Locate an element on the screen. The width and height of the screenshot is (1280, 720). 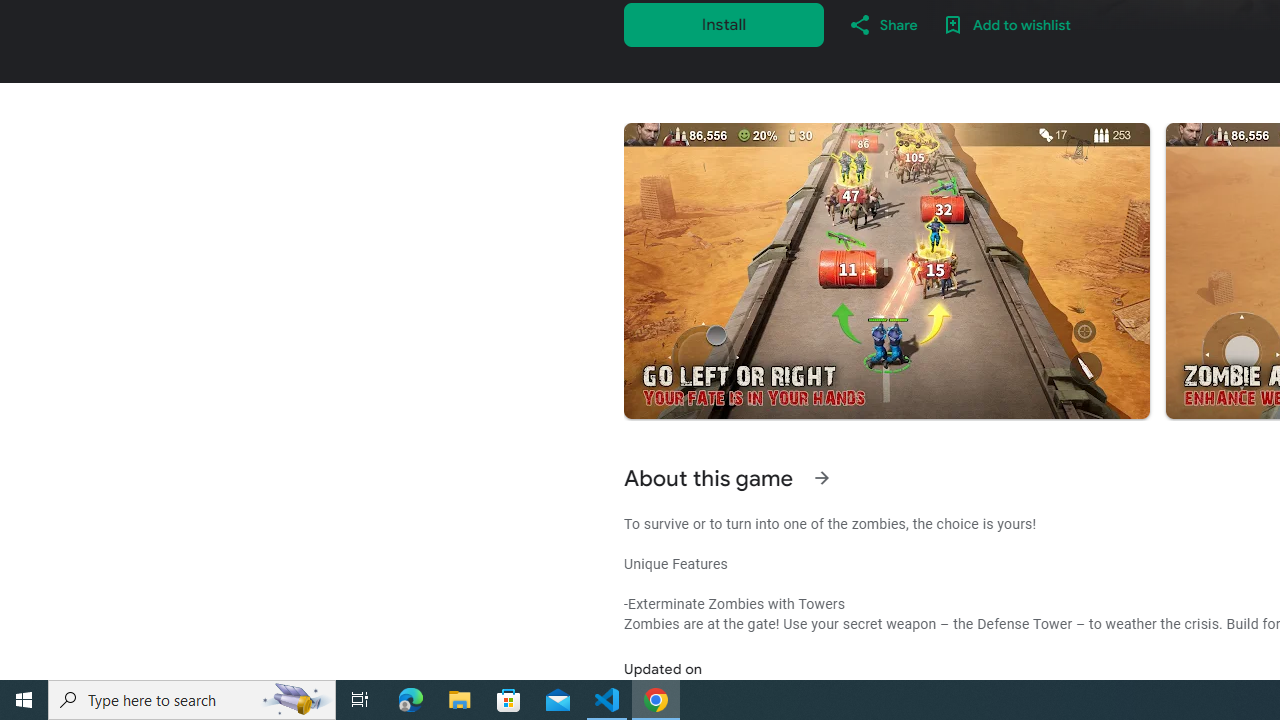
'Install' is located at coordinates (722, 24).